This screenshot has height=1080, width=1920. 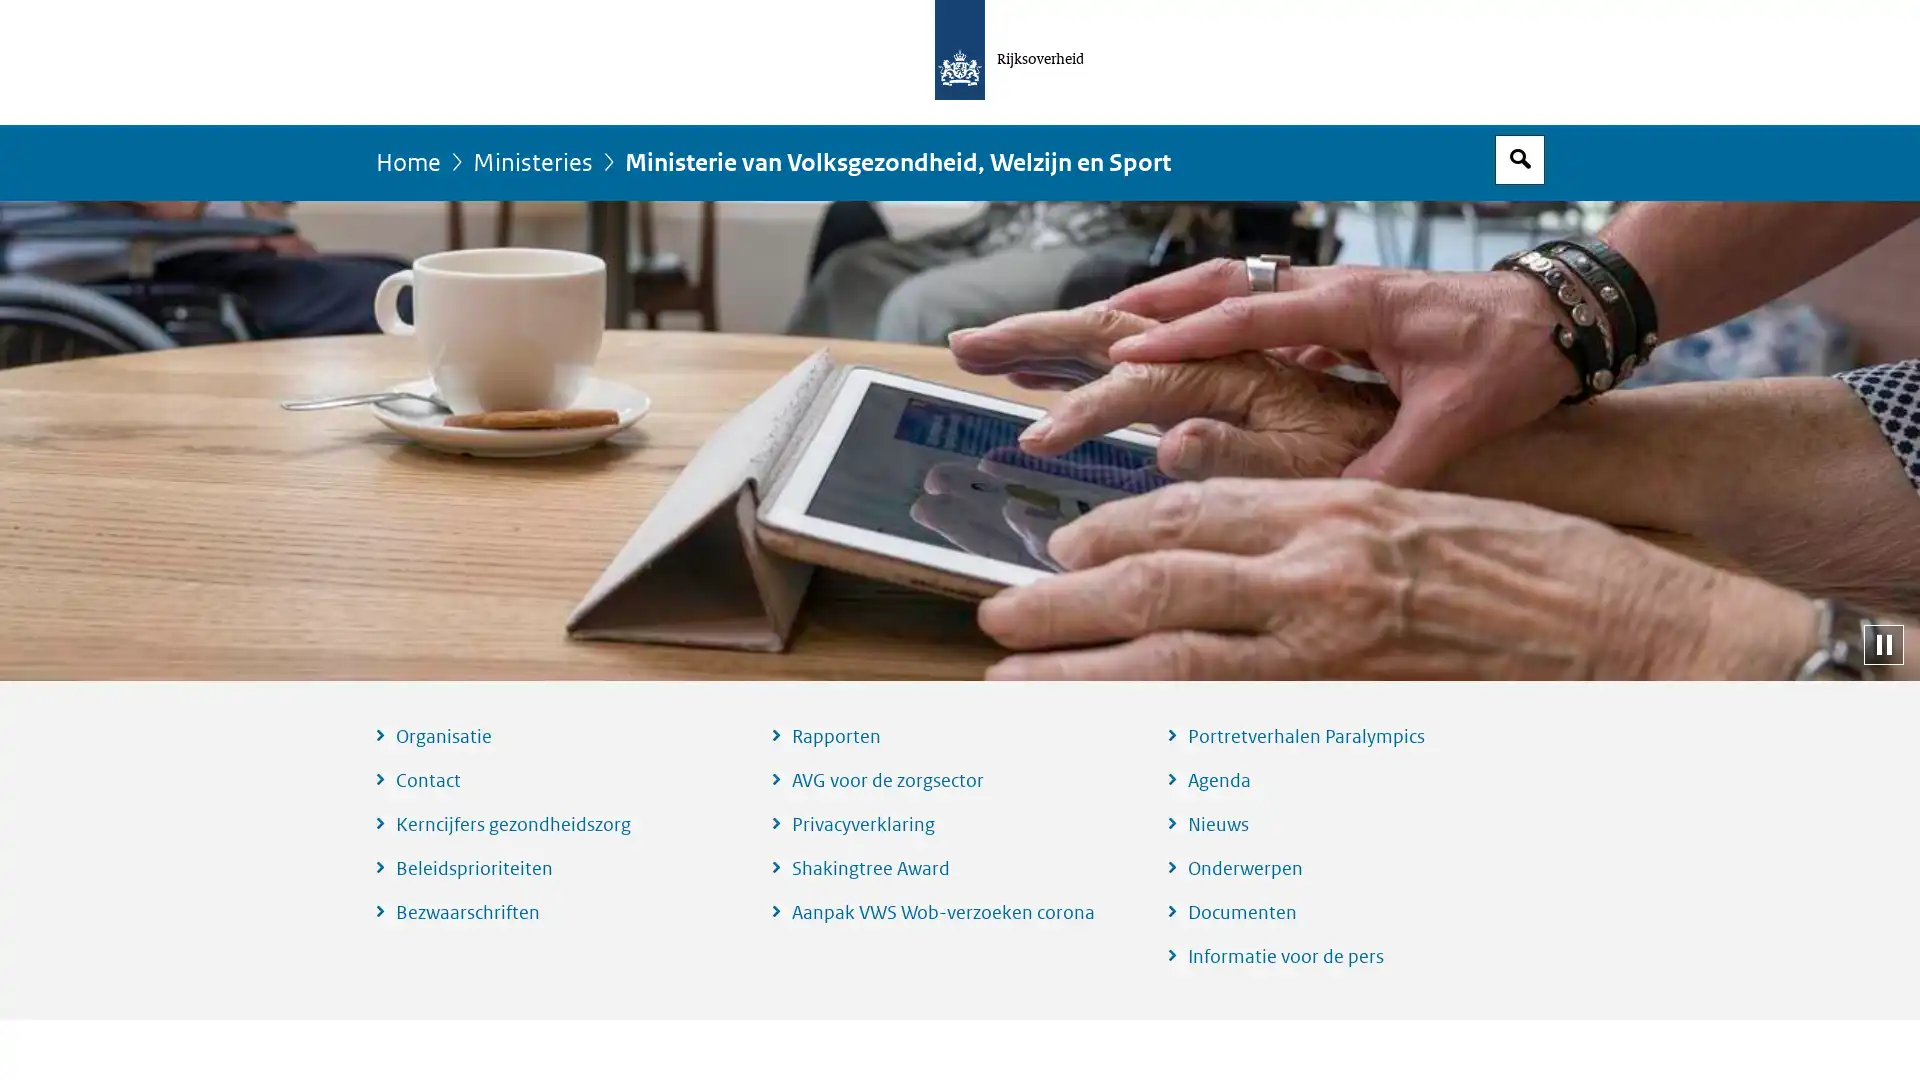 What do you see at coordinates (1882, 644) in the screenshot?
I see `Pauzeer diashow` at bounding box center [1882, 644].